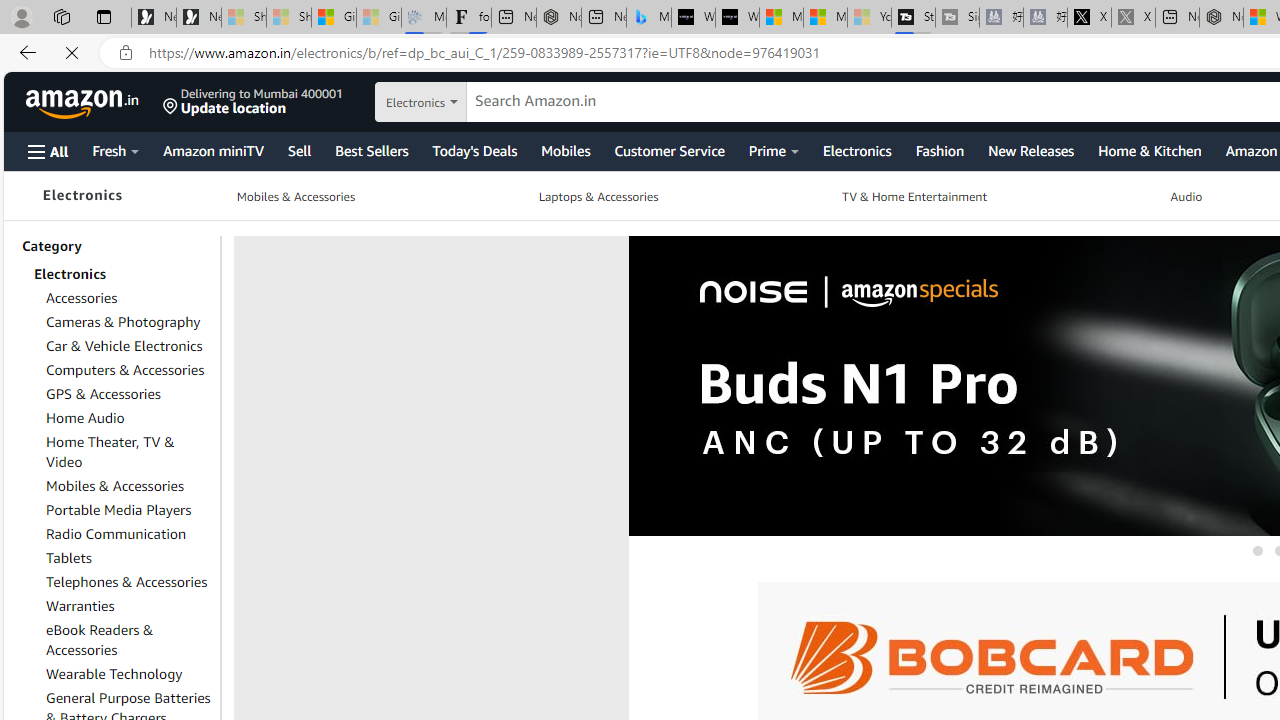 The width and height of the screenshot is (1280, 720). I want to click on 'Best Sellers', so click(371, 149).